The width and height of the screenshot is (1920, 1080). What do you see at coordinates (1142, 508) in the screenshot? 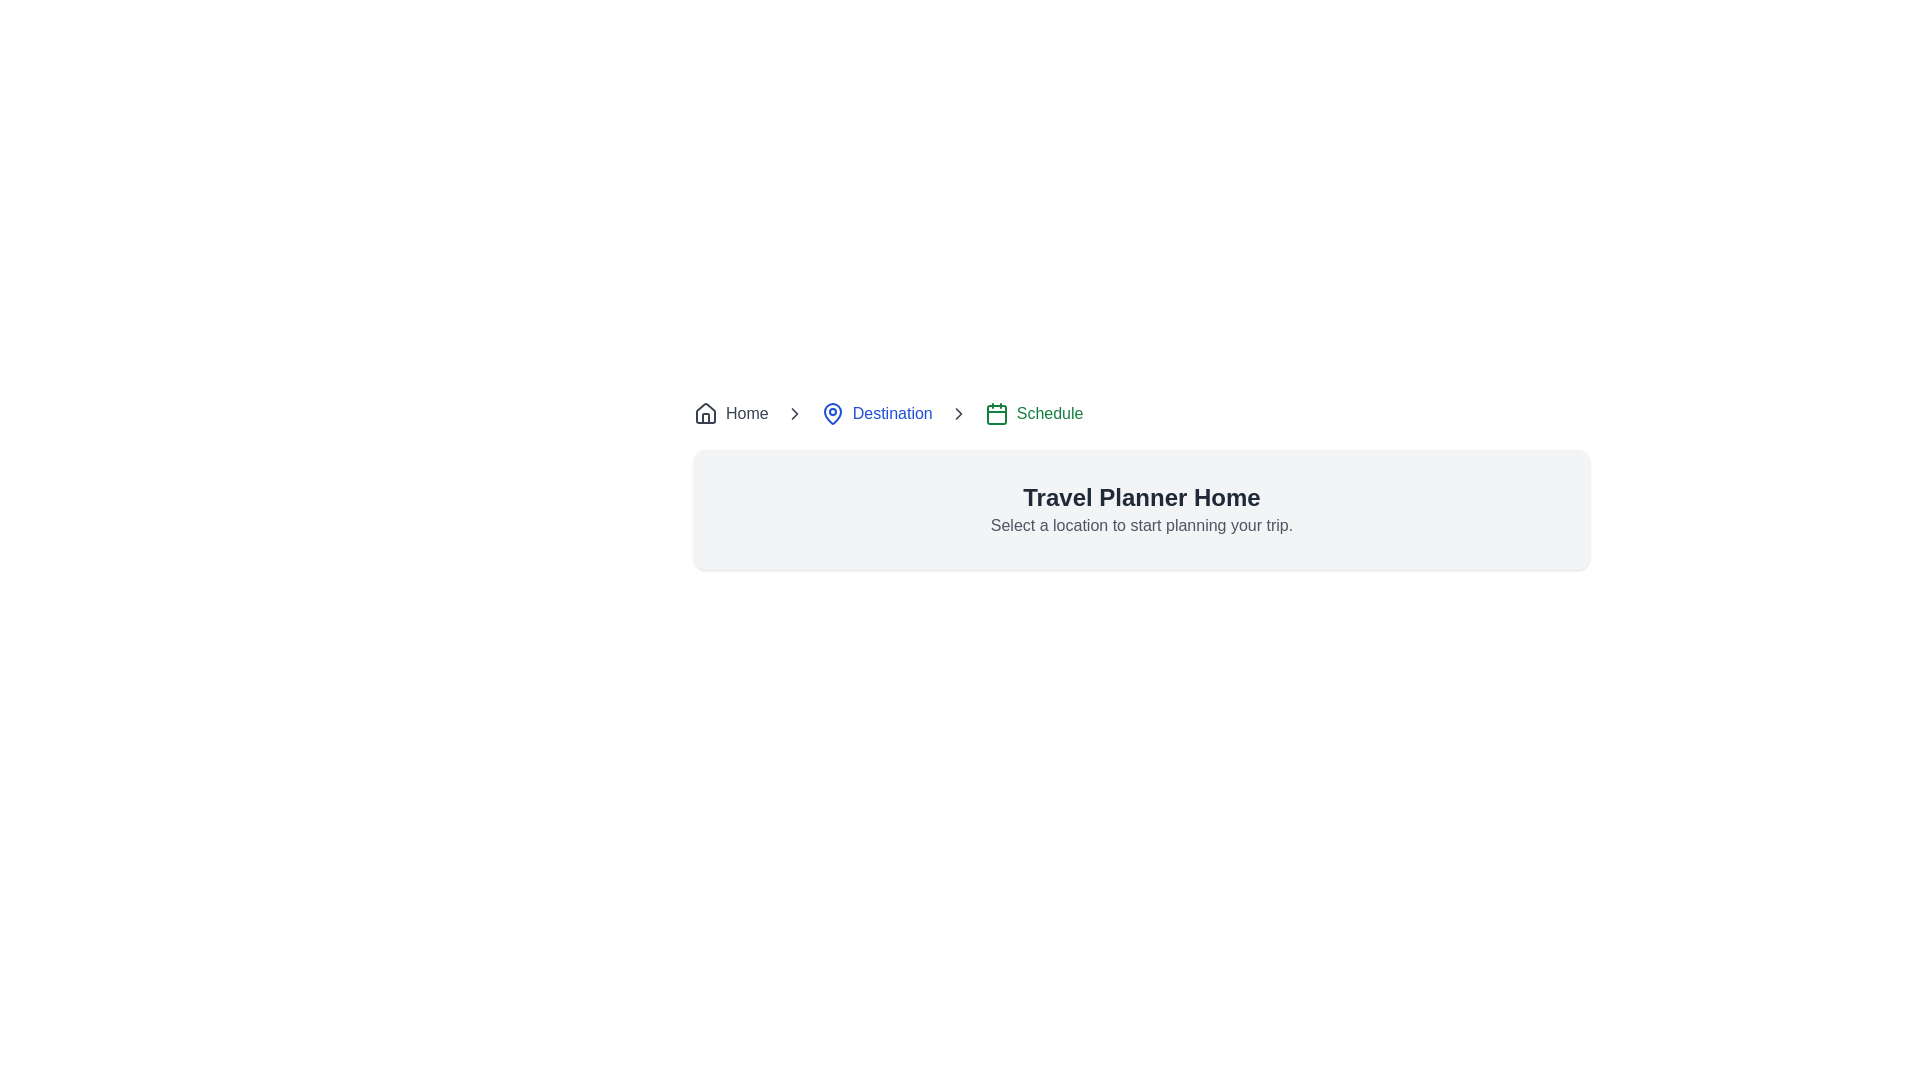
I see `text displayed in the central text block, which contains 'Travel Planner Home' and 'Select a location to start planning your trip.'` at bounding box center [1142, 508].